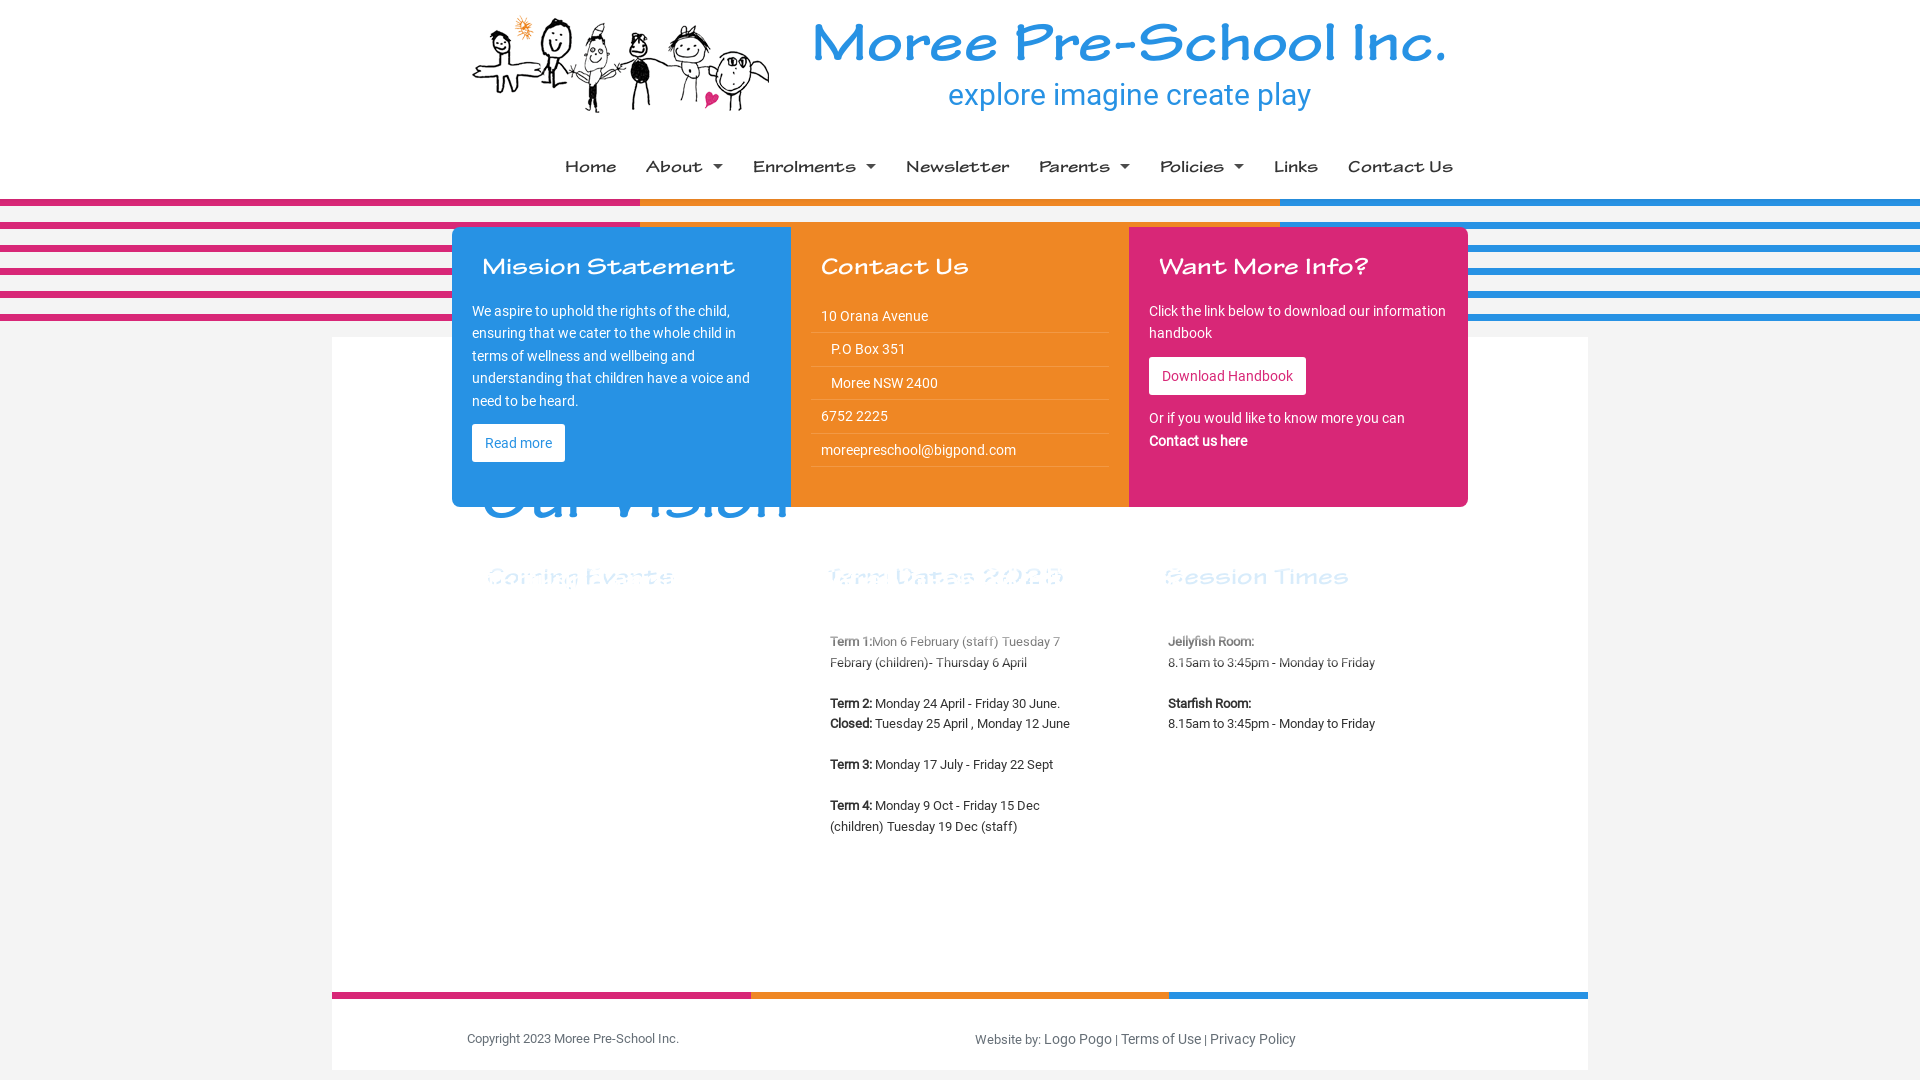 This screenshot has height=1080, width=1920. Describe the element at coordinates (684, 165) in the screenshot. I see `'About'` at that location.